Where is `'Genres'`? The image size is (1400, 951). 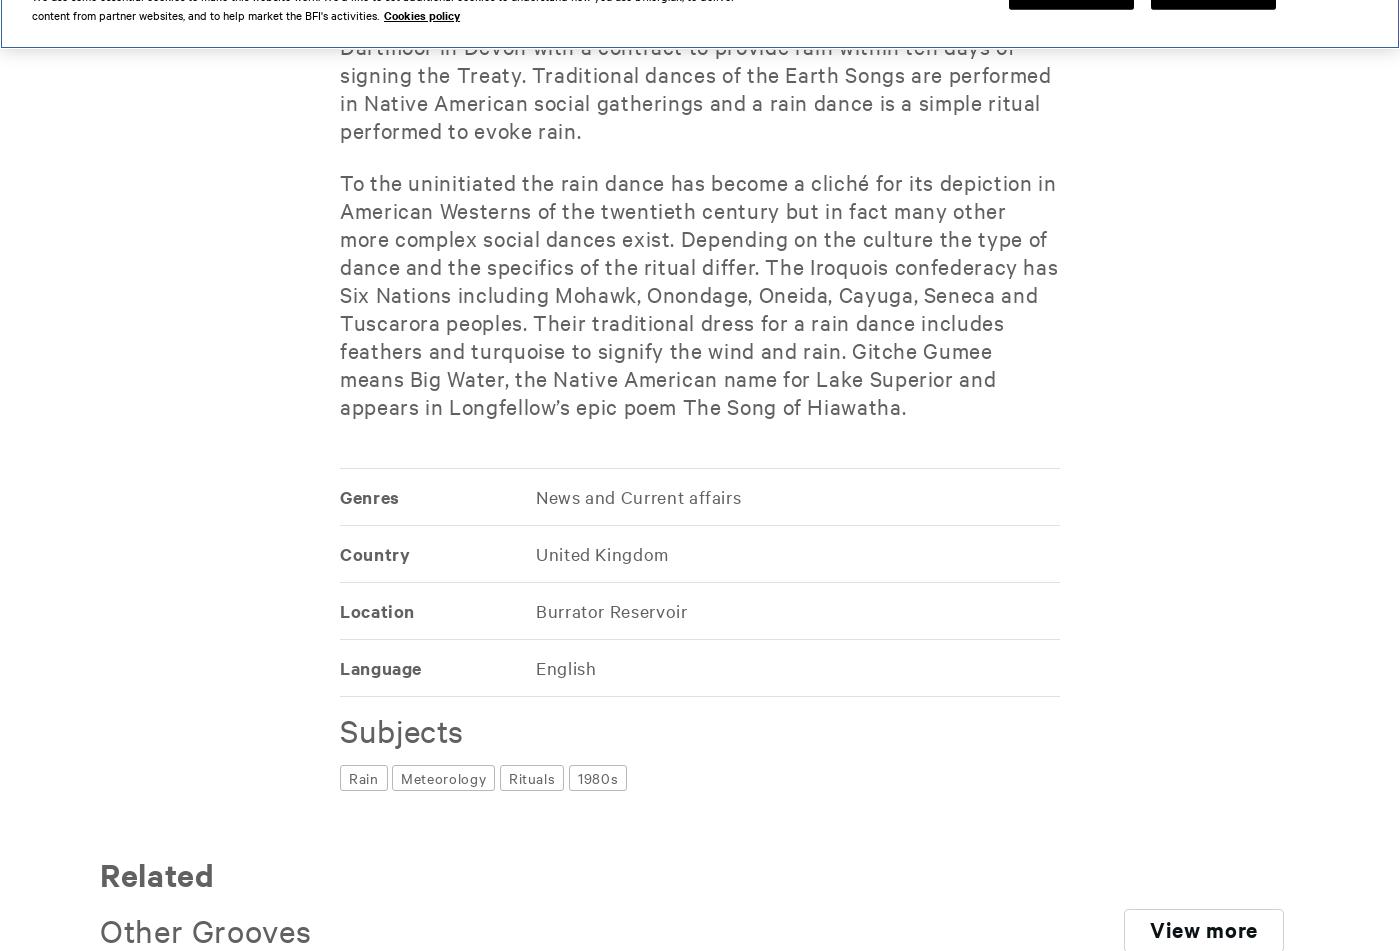
'Genres' is located at coordinates (369, 495).